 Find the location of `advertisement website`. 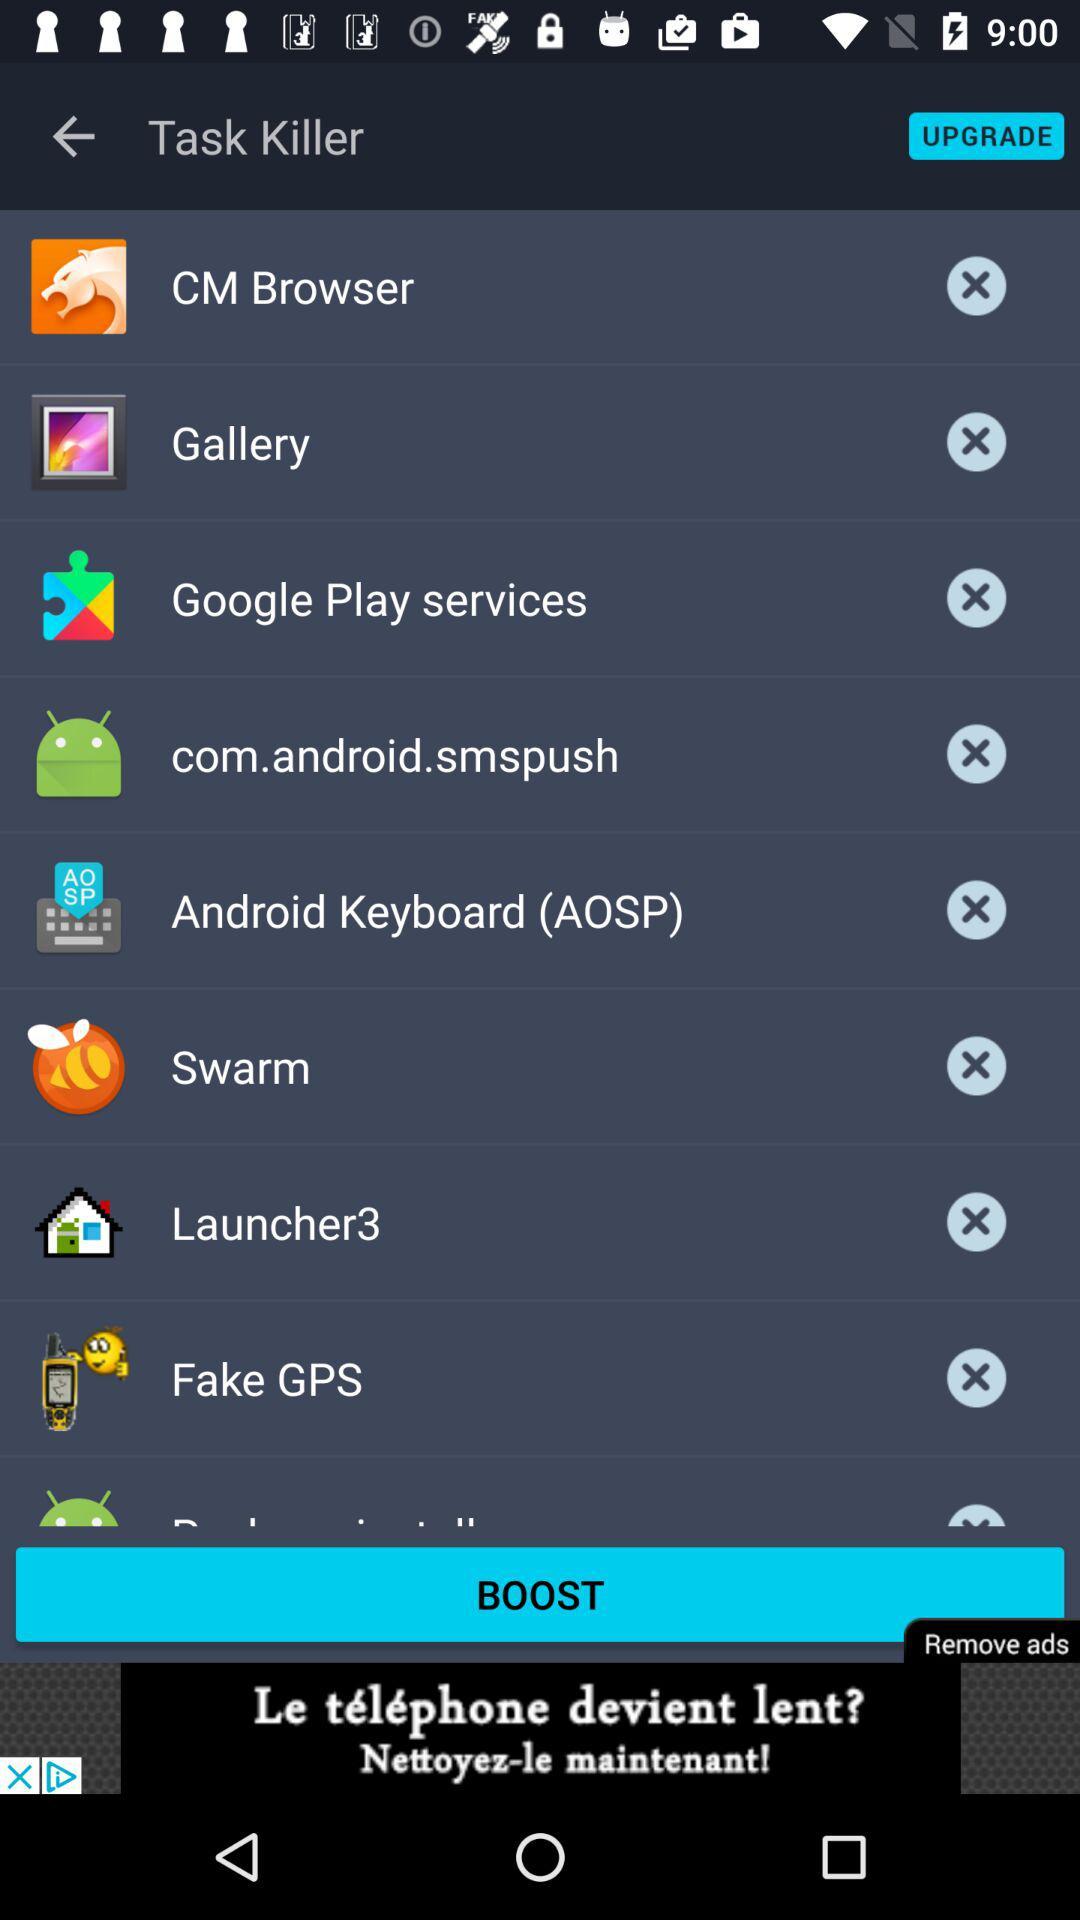

advertisement website is located at coordinates (540, 1727).